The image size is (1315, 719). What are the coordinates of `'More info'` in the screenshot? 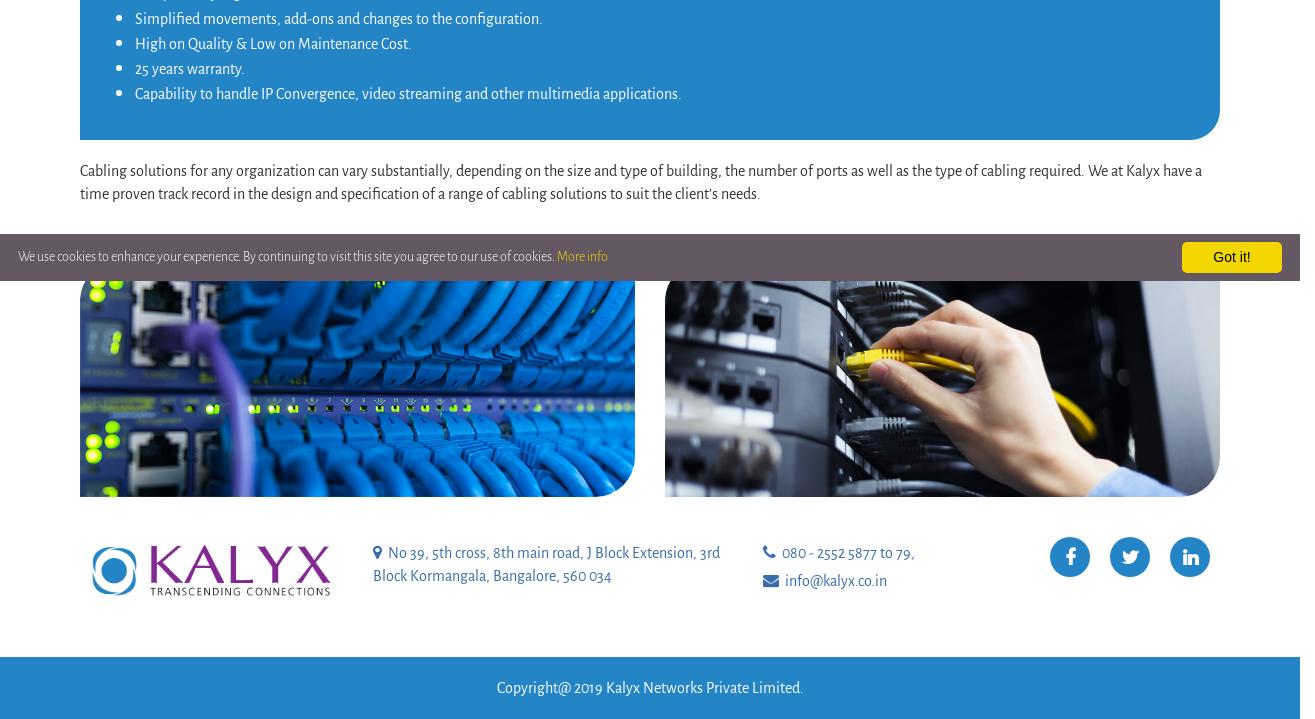 It's located at (582, 256).